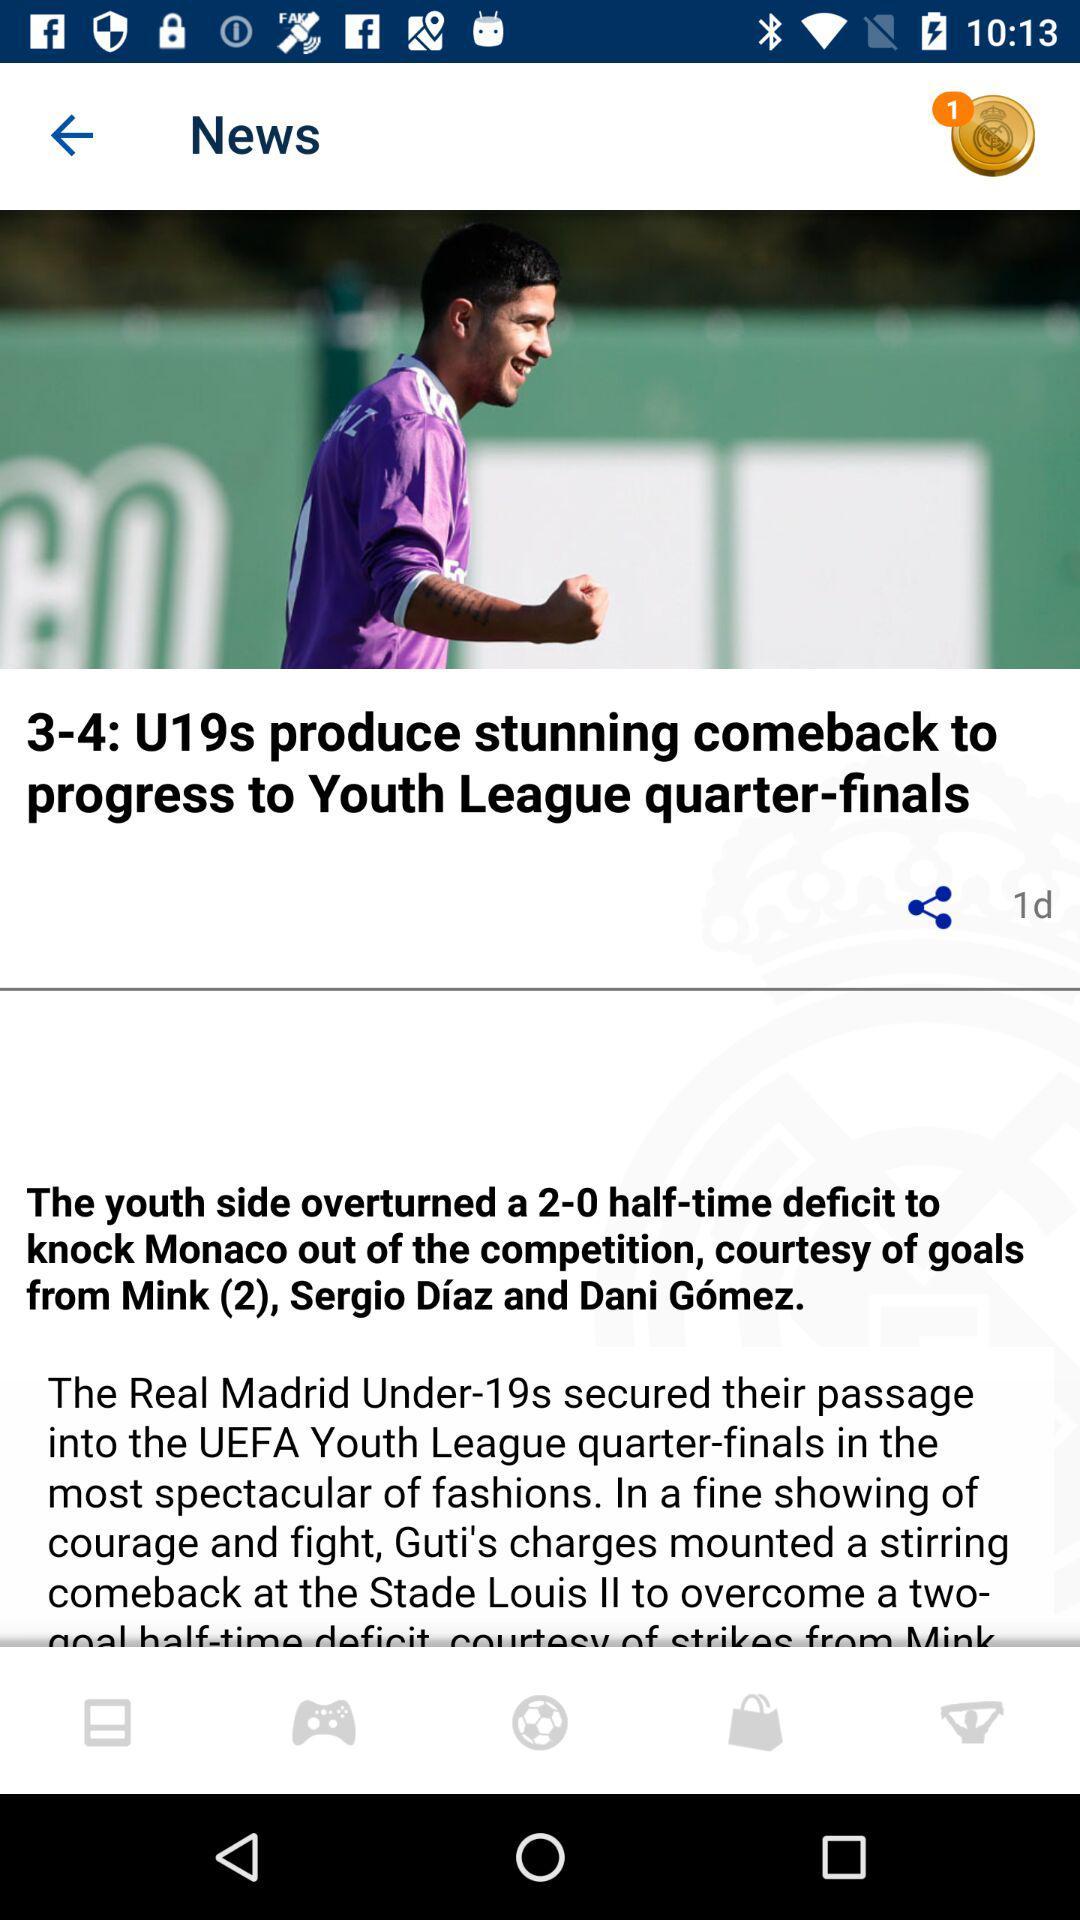  I want to click on the icon which is right of news, so click(993, 135).